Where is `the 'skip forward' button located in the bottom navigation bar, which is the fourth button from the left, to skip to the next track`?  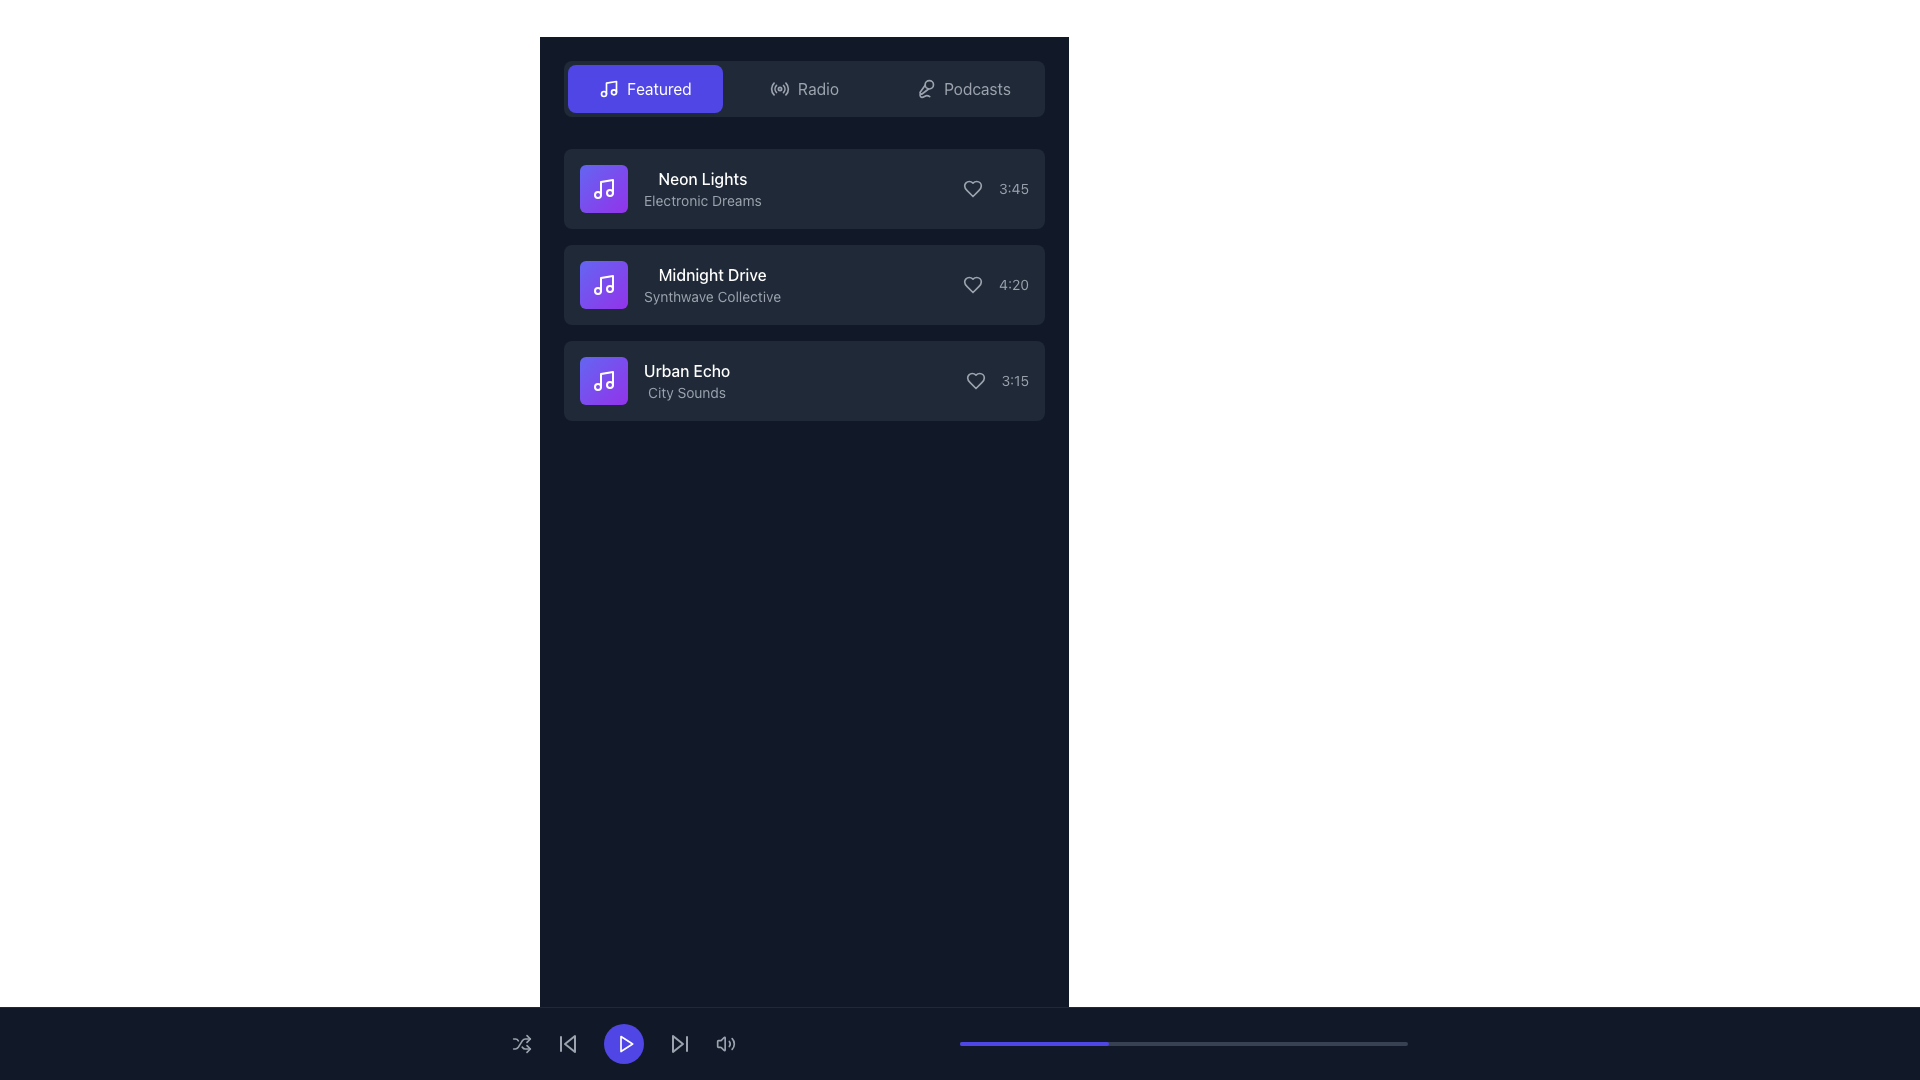
the 'skip forward' button located in the bottom navigation bar, which is the fourth button from the left, to skip to the next track is located at coordinates (680, 1043).